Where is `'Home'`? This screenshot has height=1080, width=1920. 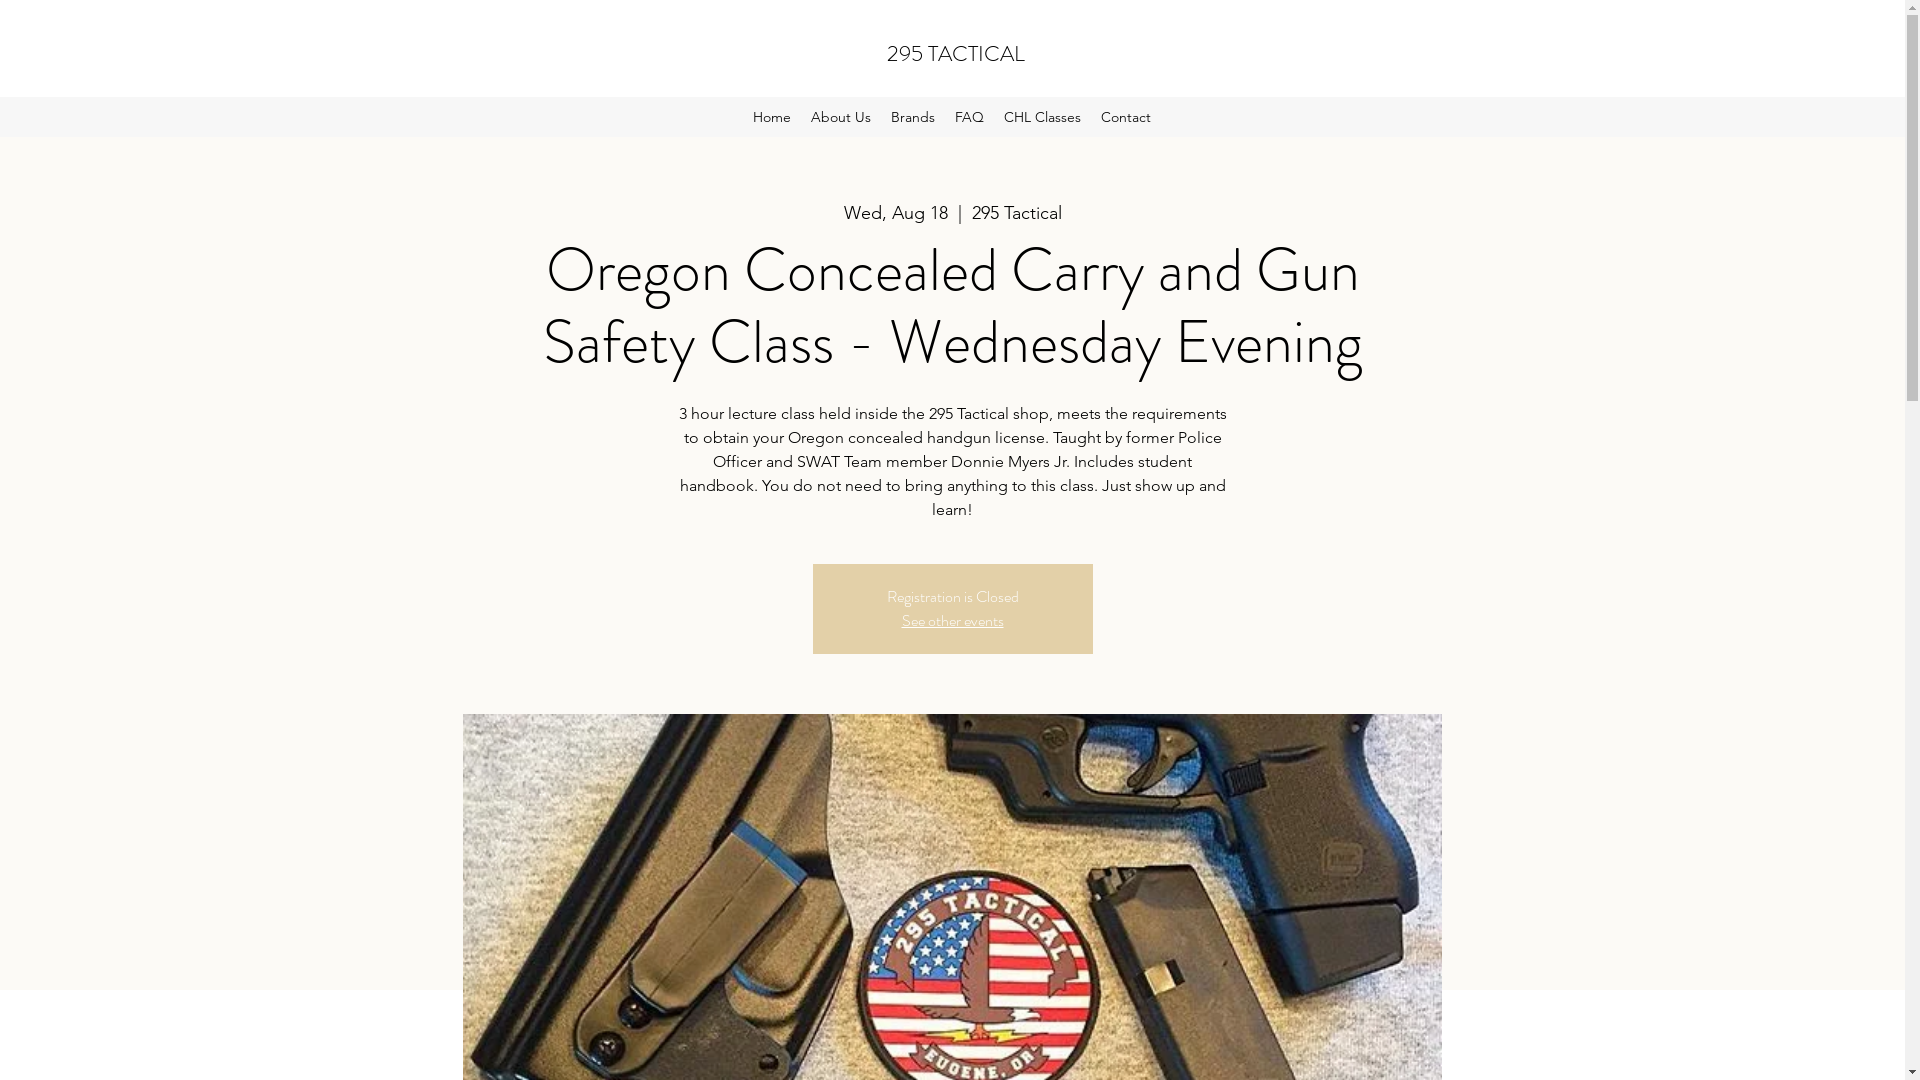
'Home' is located at coordinates (771, 116).